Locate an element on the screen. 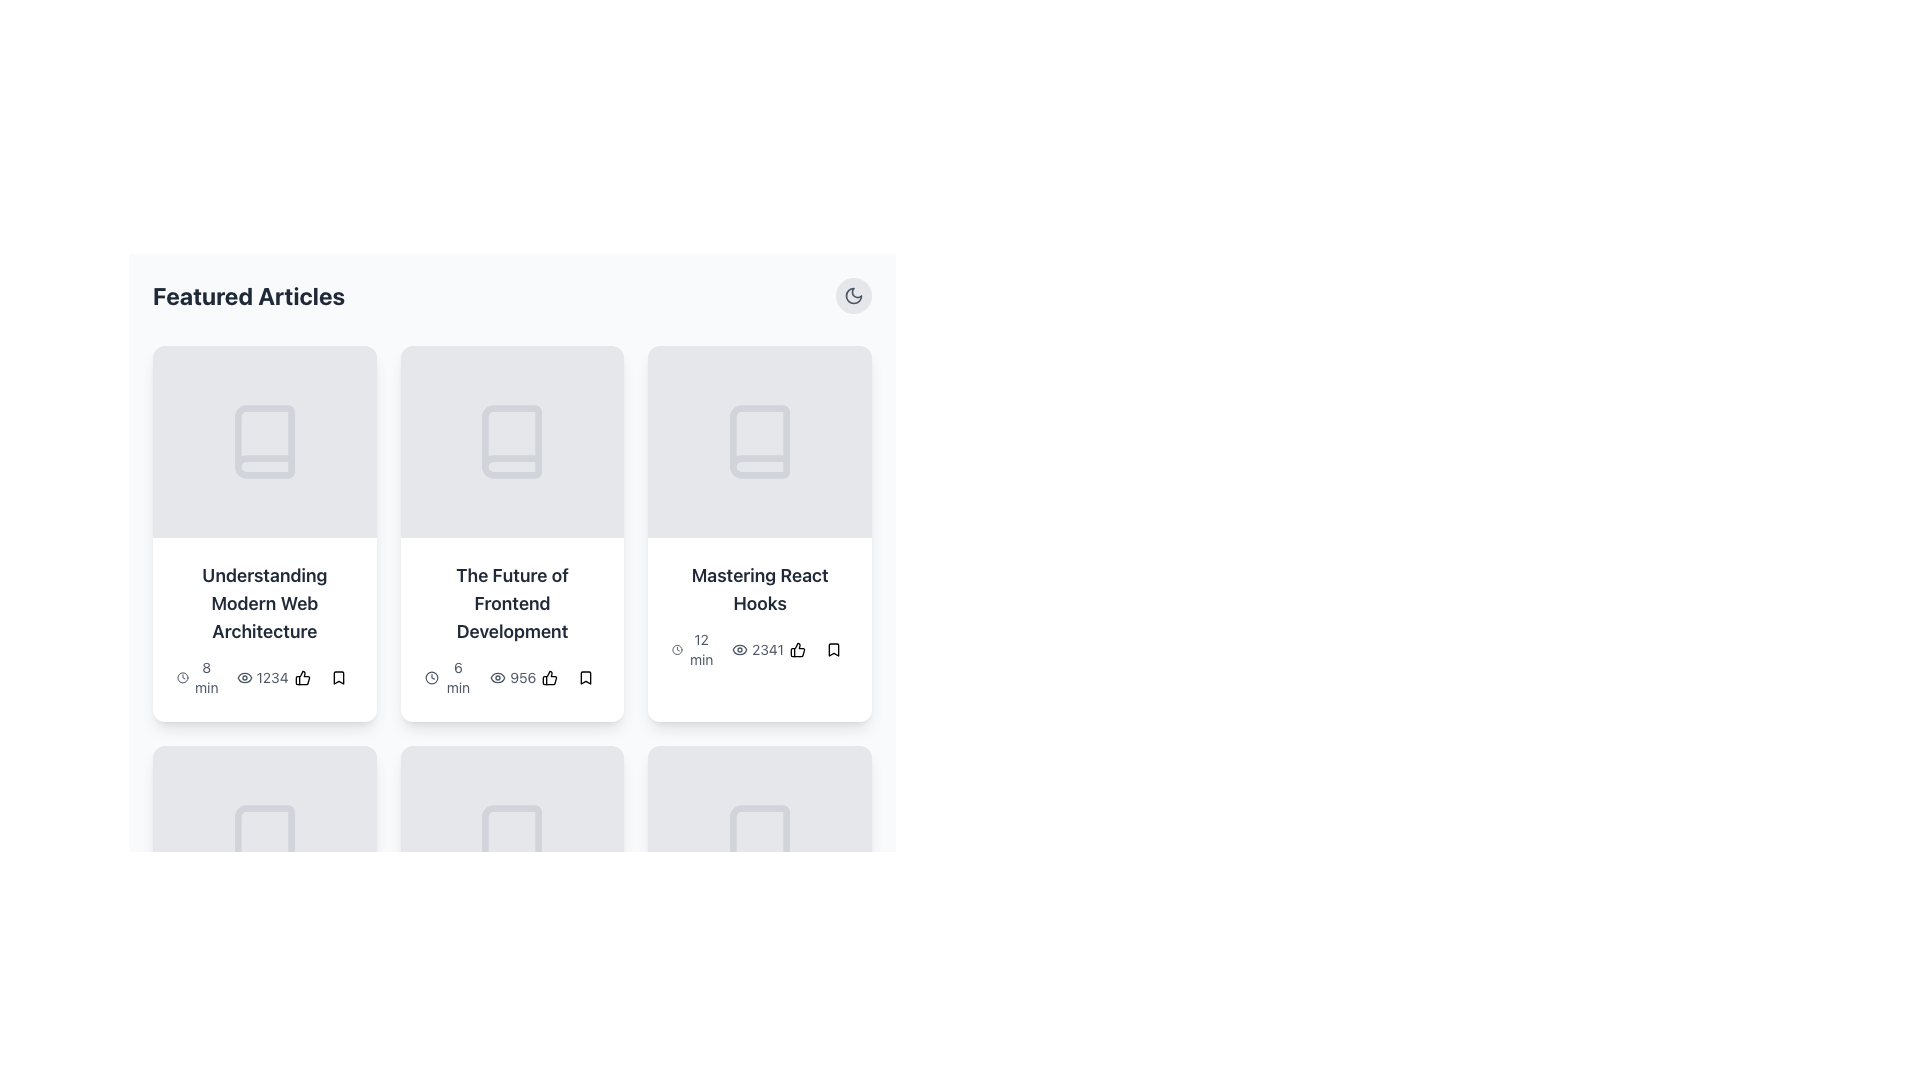  the clock icon, which is styled in a minimalistic design with a circular outline and hands indicating the time, located to the left of the '12 min' text, below the title 'Mastering React Hooks' is located at coordinates (677, 650).